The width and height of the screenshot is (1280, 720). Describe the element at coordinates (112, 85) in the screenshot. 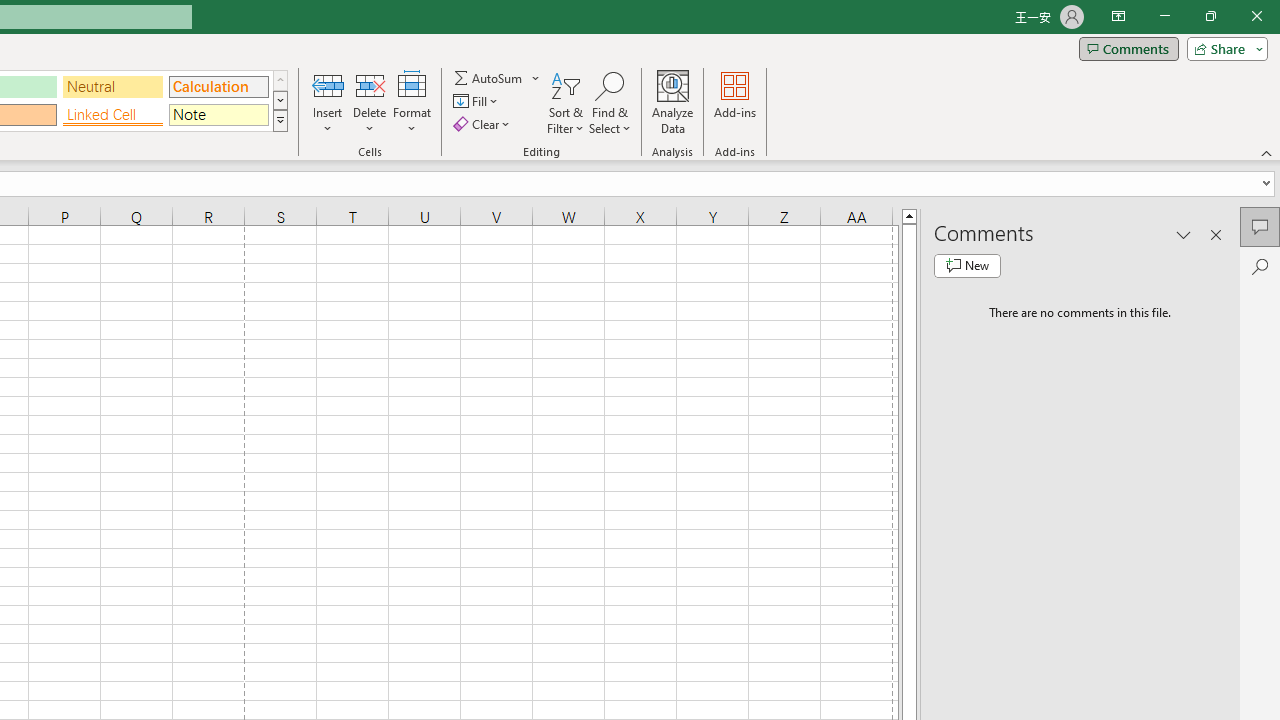

I see `'Neutral'` at that location.